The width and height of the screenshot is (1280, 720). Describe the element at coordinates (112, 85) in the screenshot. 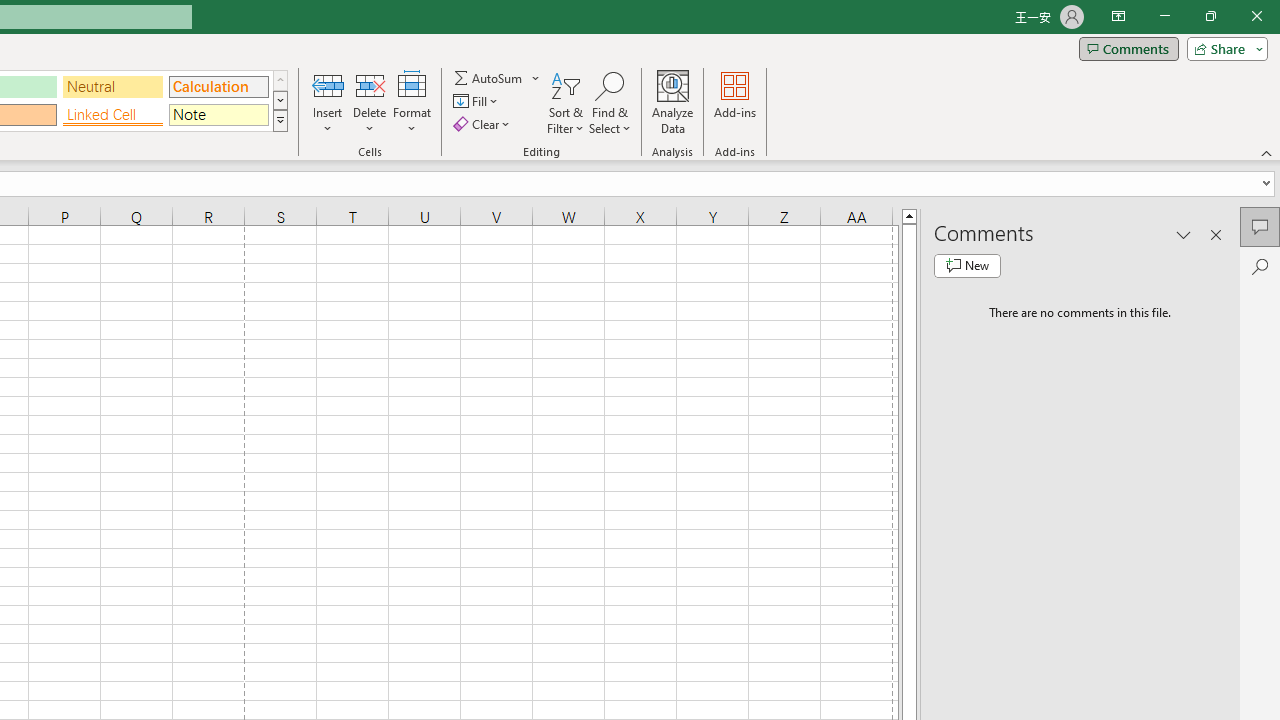

I see `'Neutral'` at that location.